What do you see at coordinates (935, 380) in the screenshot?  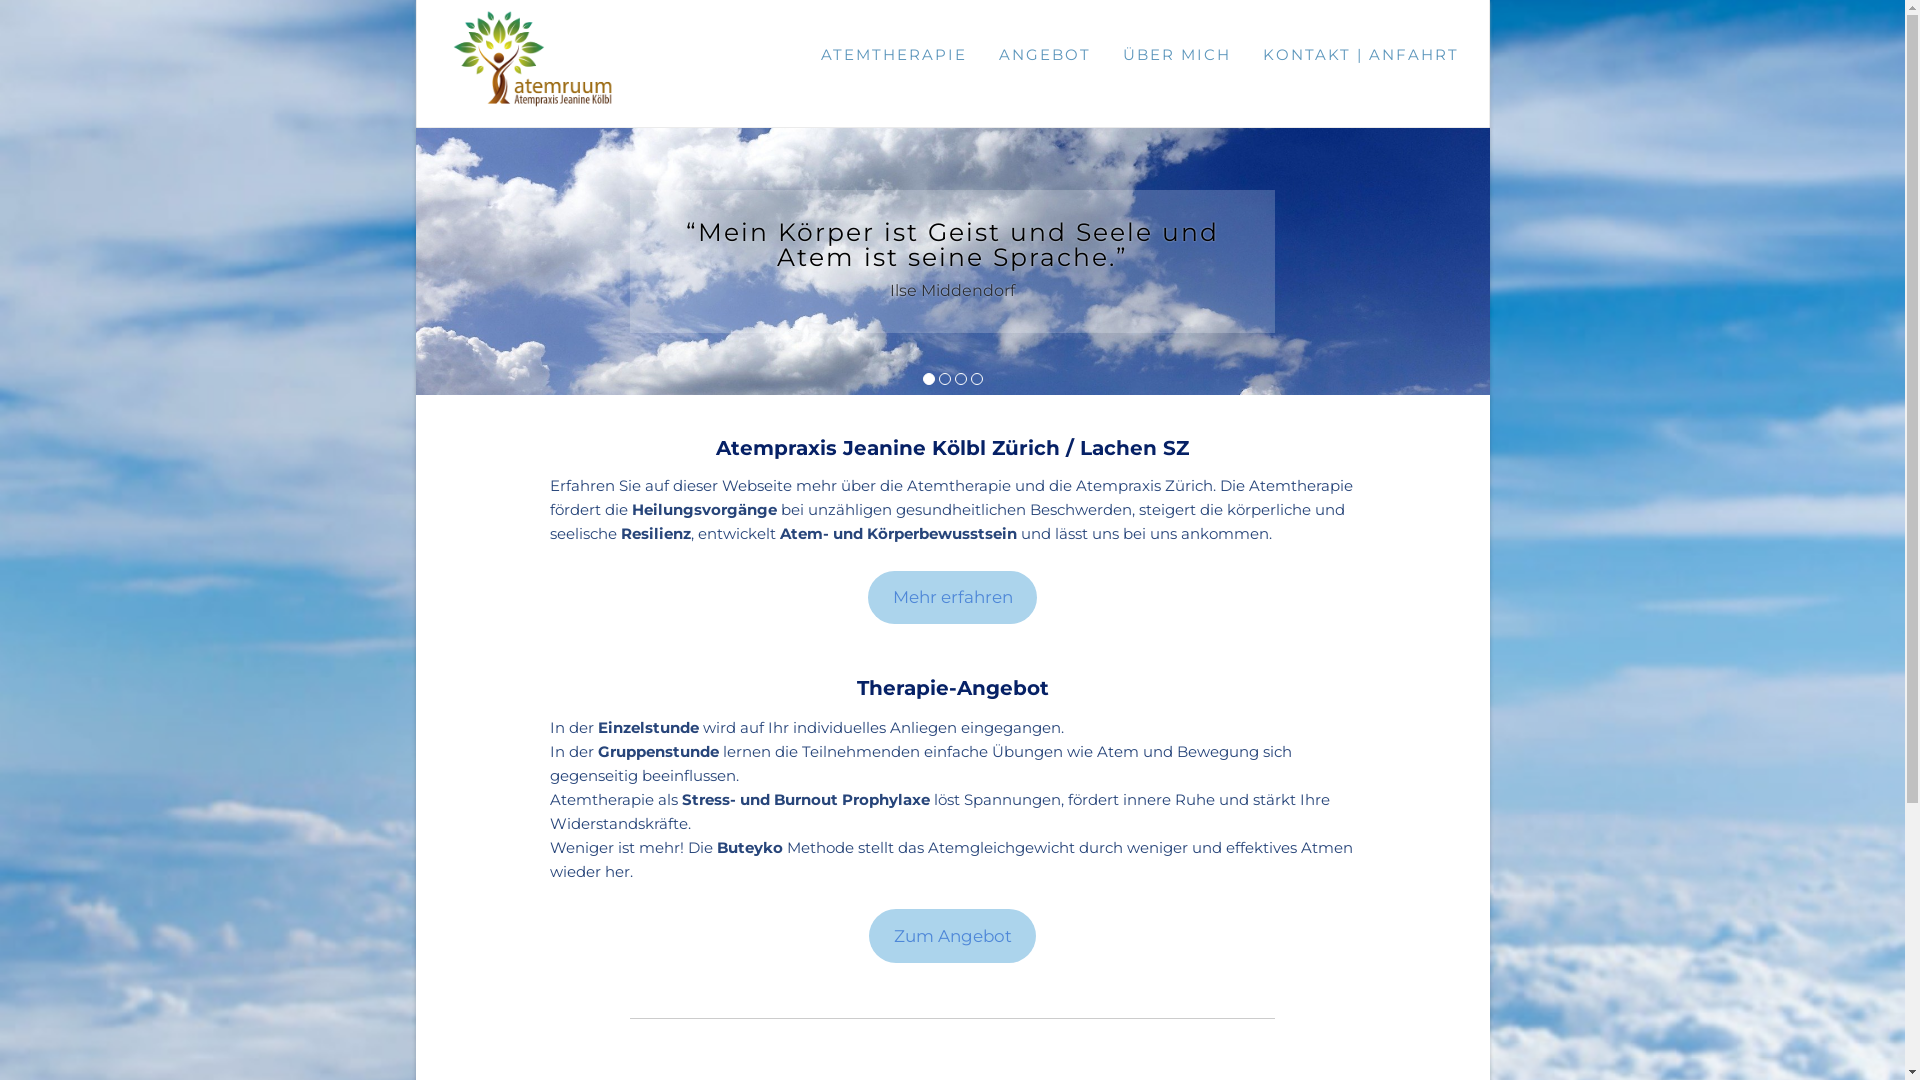 I see `'2'` at bounding box center [935, 380].